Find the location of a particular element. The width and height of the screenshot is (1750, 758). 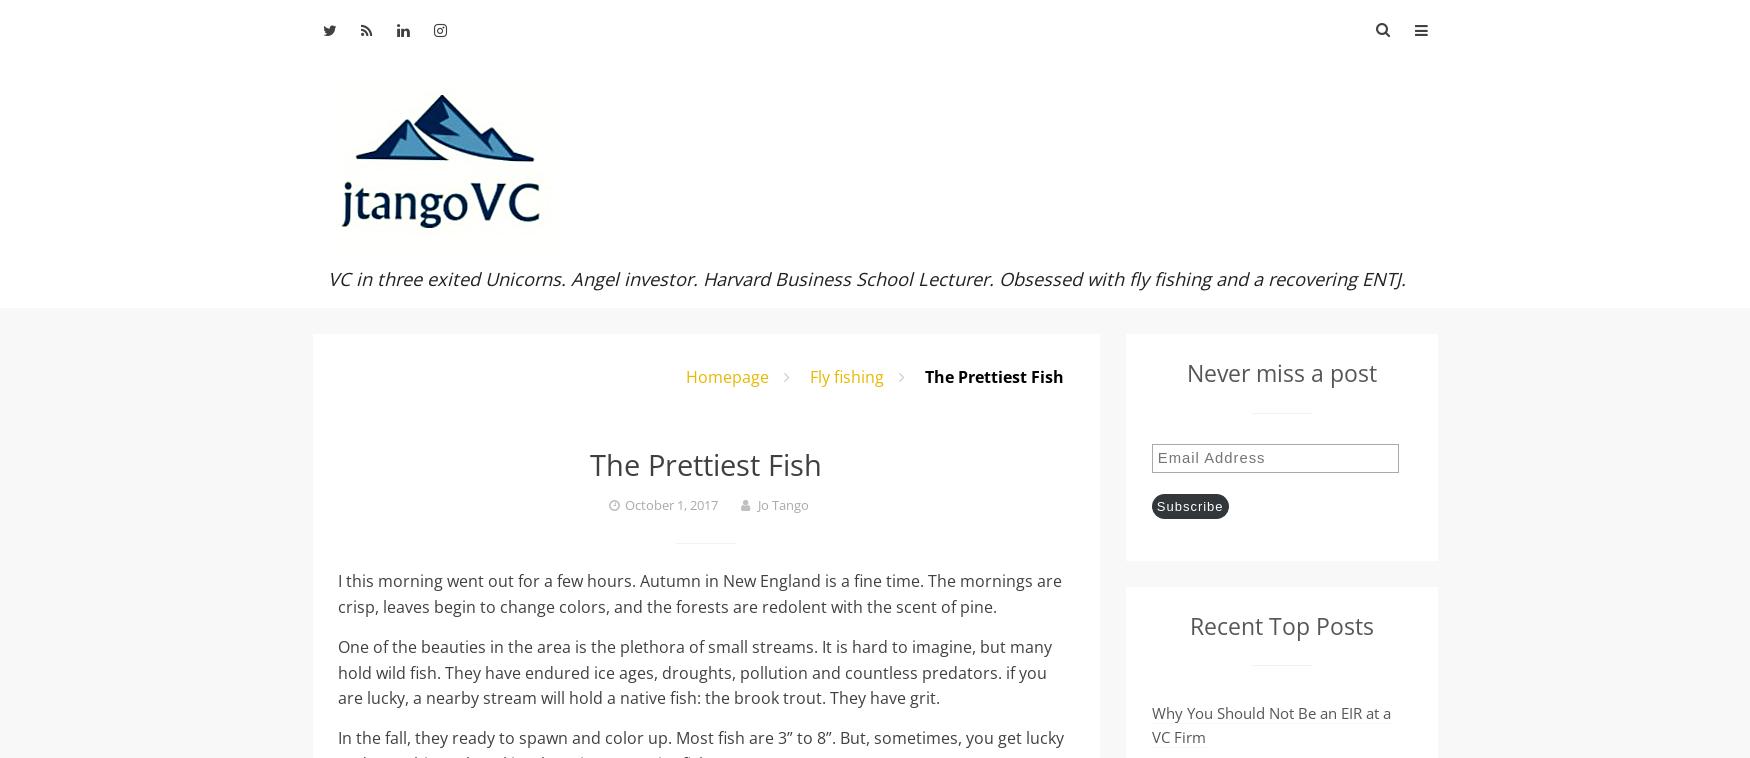

'Never miss a post' is located at coordinates (1280, 373).